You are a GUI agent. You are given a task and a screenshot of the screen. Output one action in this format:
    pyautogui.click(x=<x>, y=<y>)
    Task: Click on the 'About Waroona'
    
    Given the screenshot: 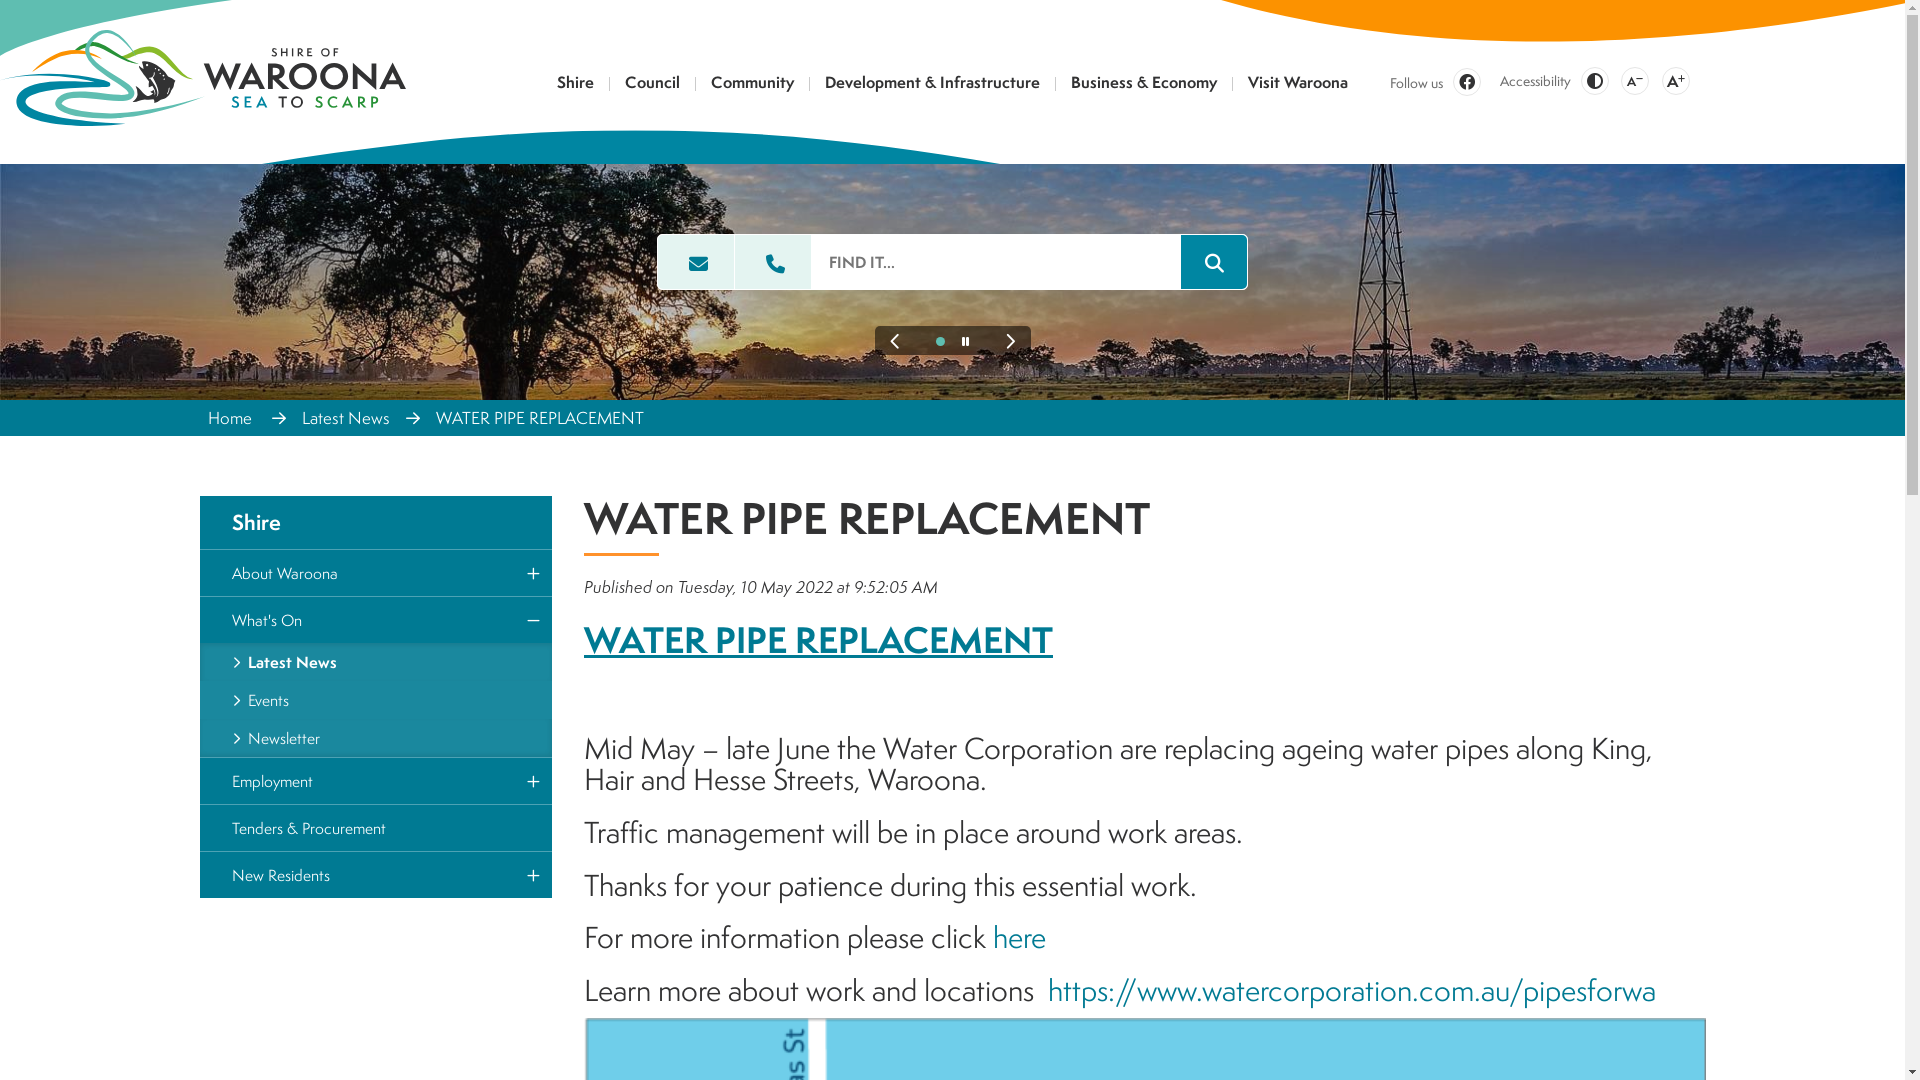 What is the action you would take?
    pyautogui.click(x=376, y=573)
    